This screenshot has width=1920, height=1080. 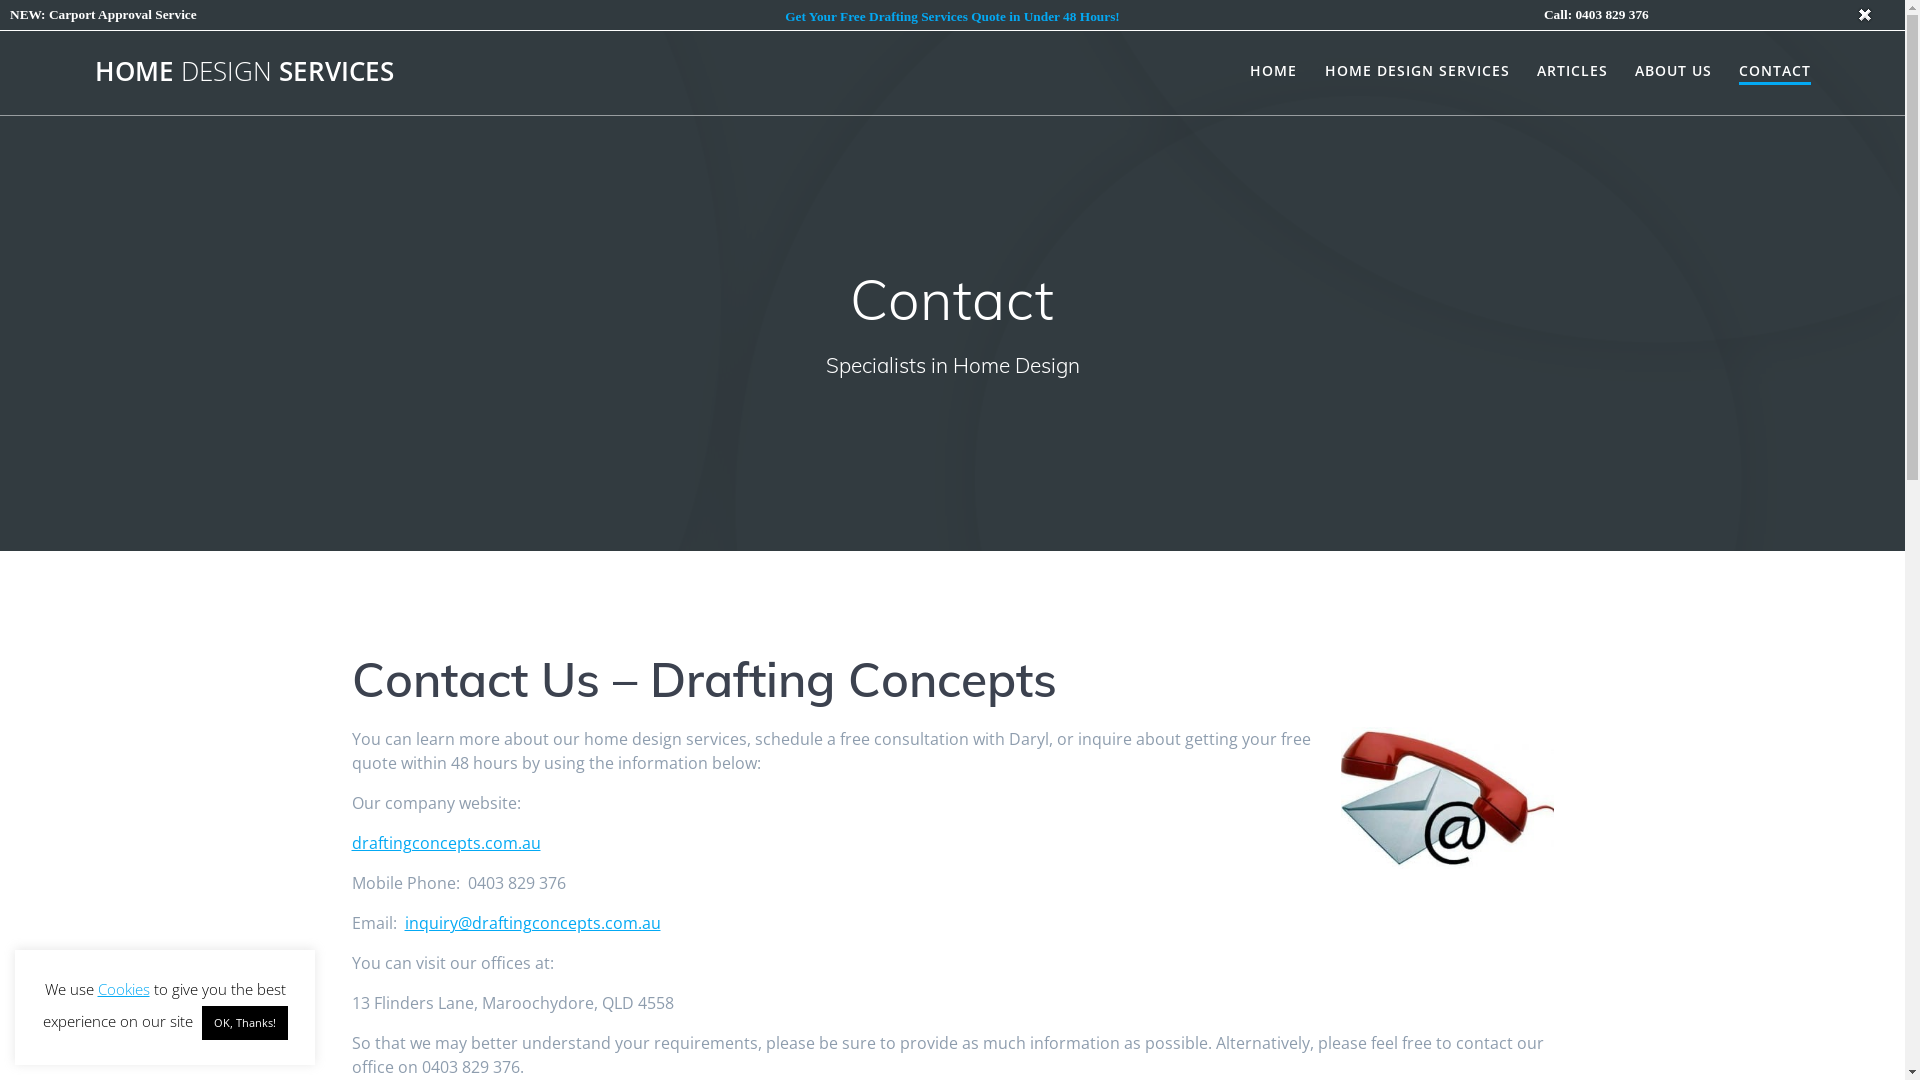 I want to click on 'draftingconcepts.com.au', so click(x=351, y=843).